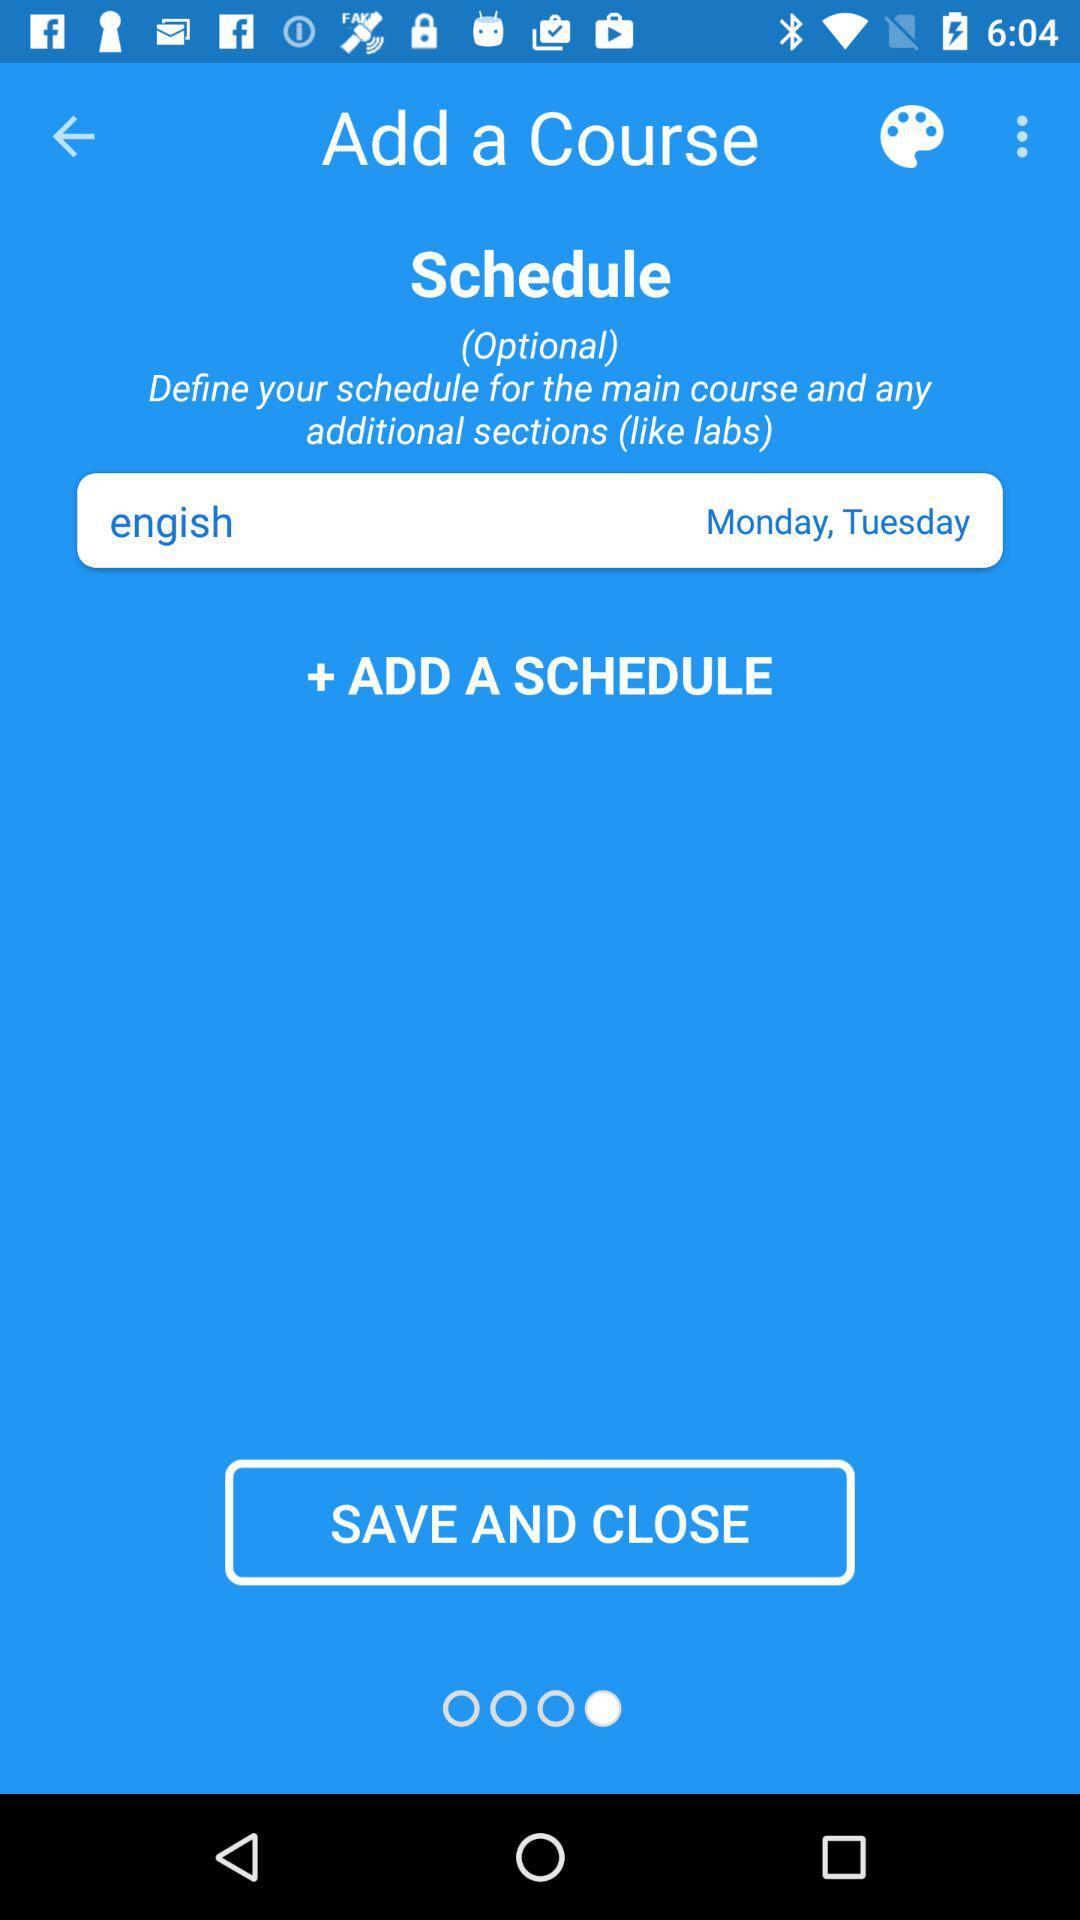 This screenshot has width=1080, height=1920. I want to click on save and close item, so click(540, 1521).